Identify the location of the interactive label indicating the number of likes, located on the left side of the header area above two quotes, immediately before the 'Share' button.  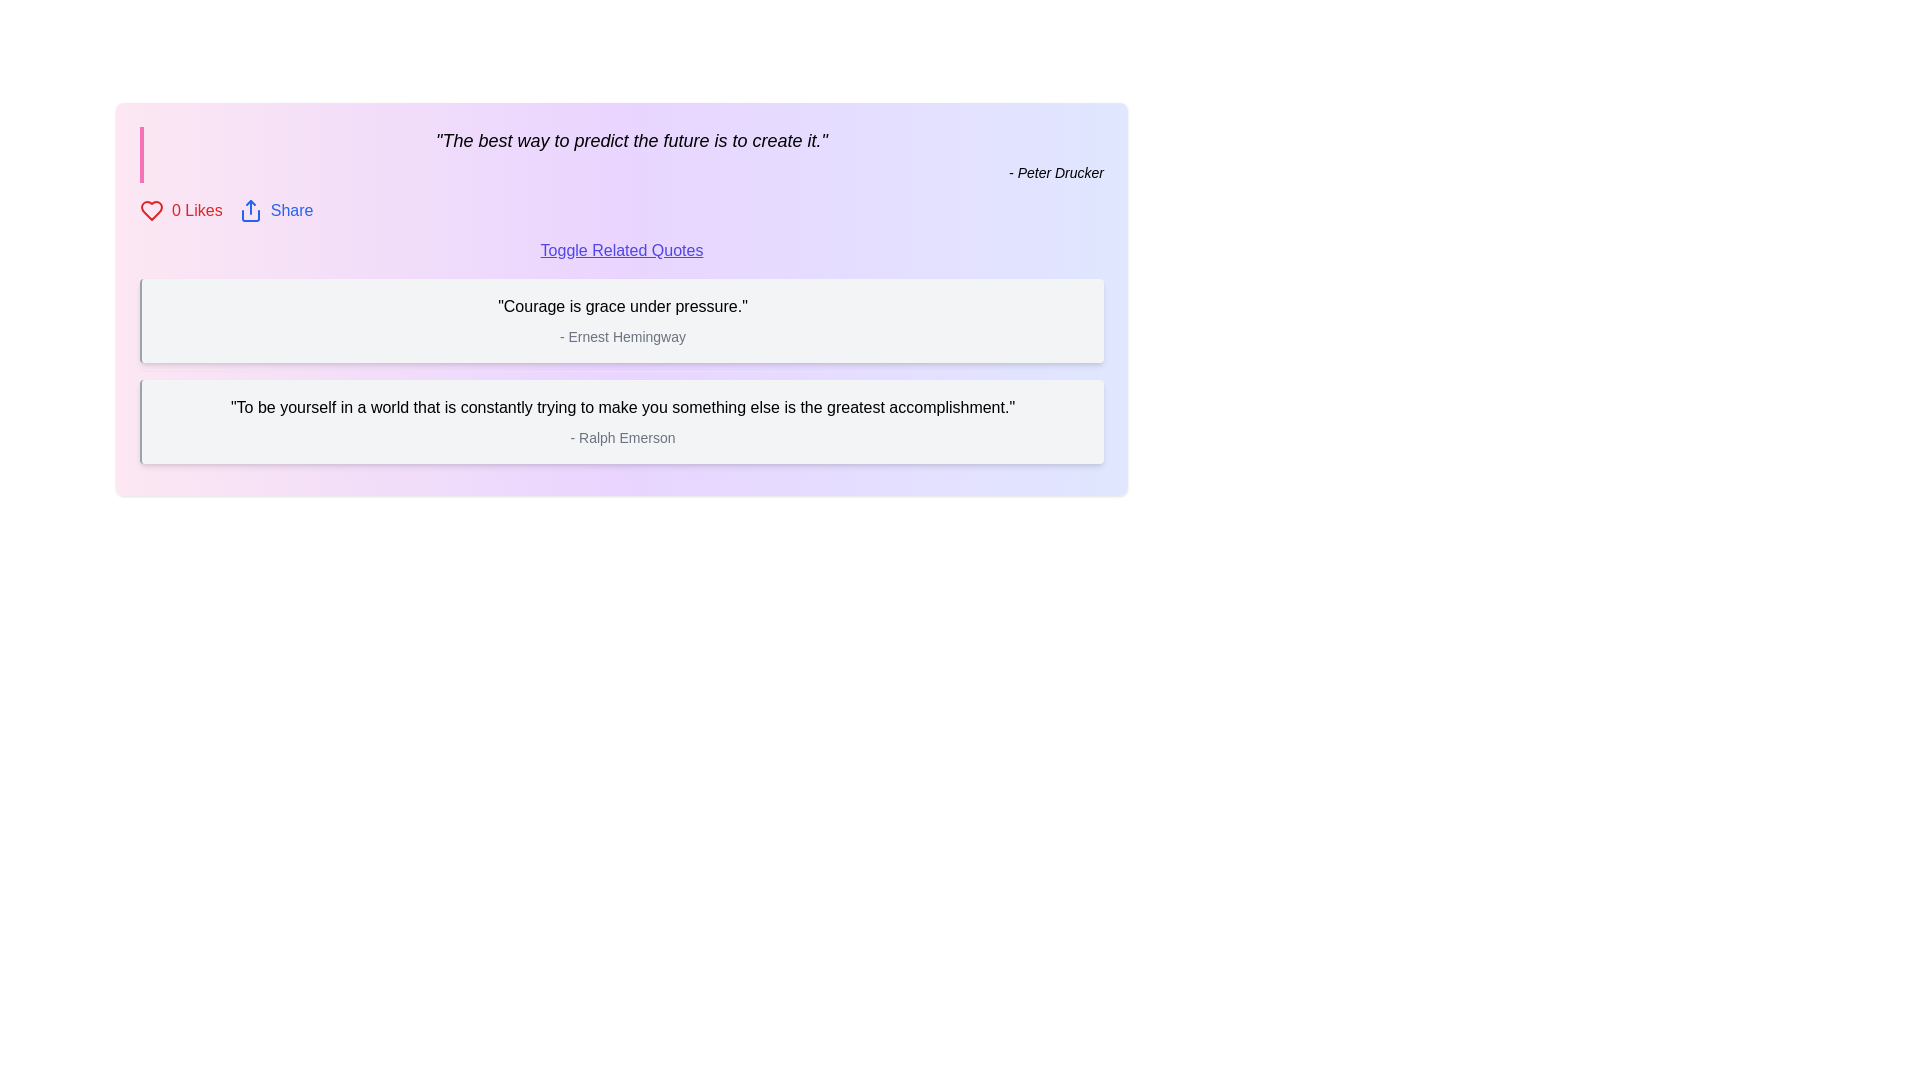
(181, 211).